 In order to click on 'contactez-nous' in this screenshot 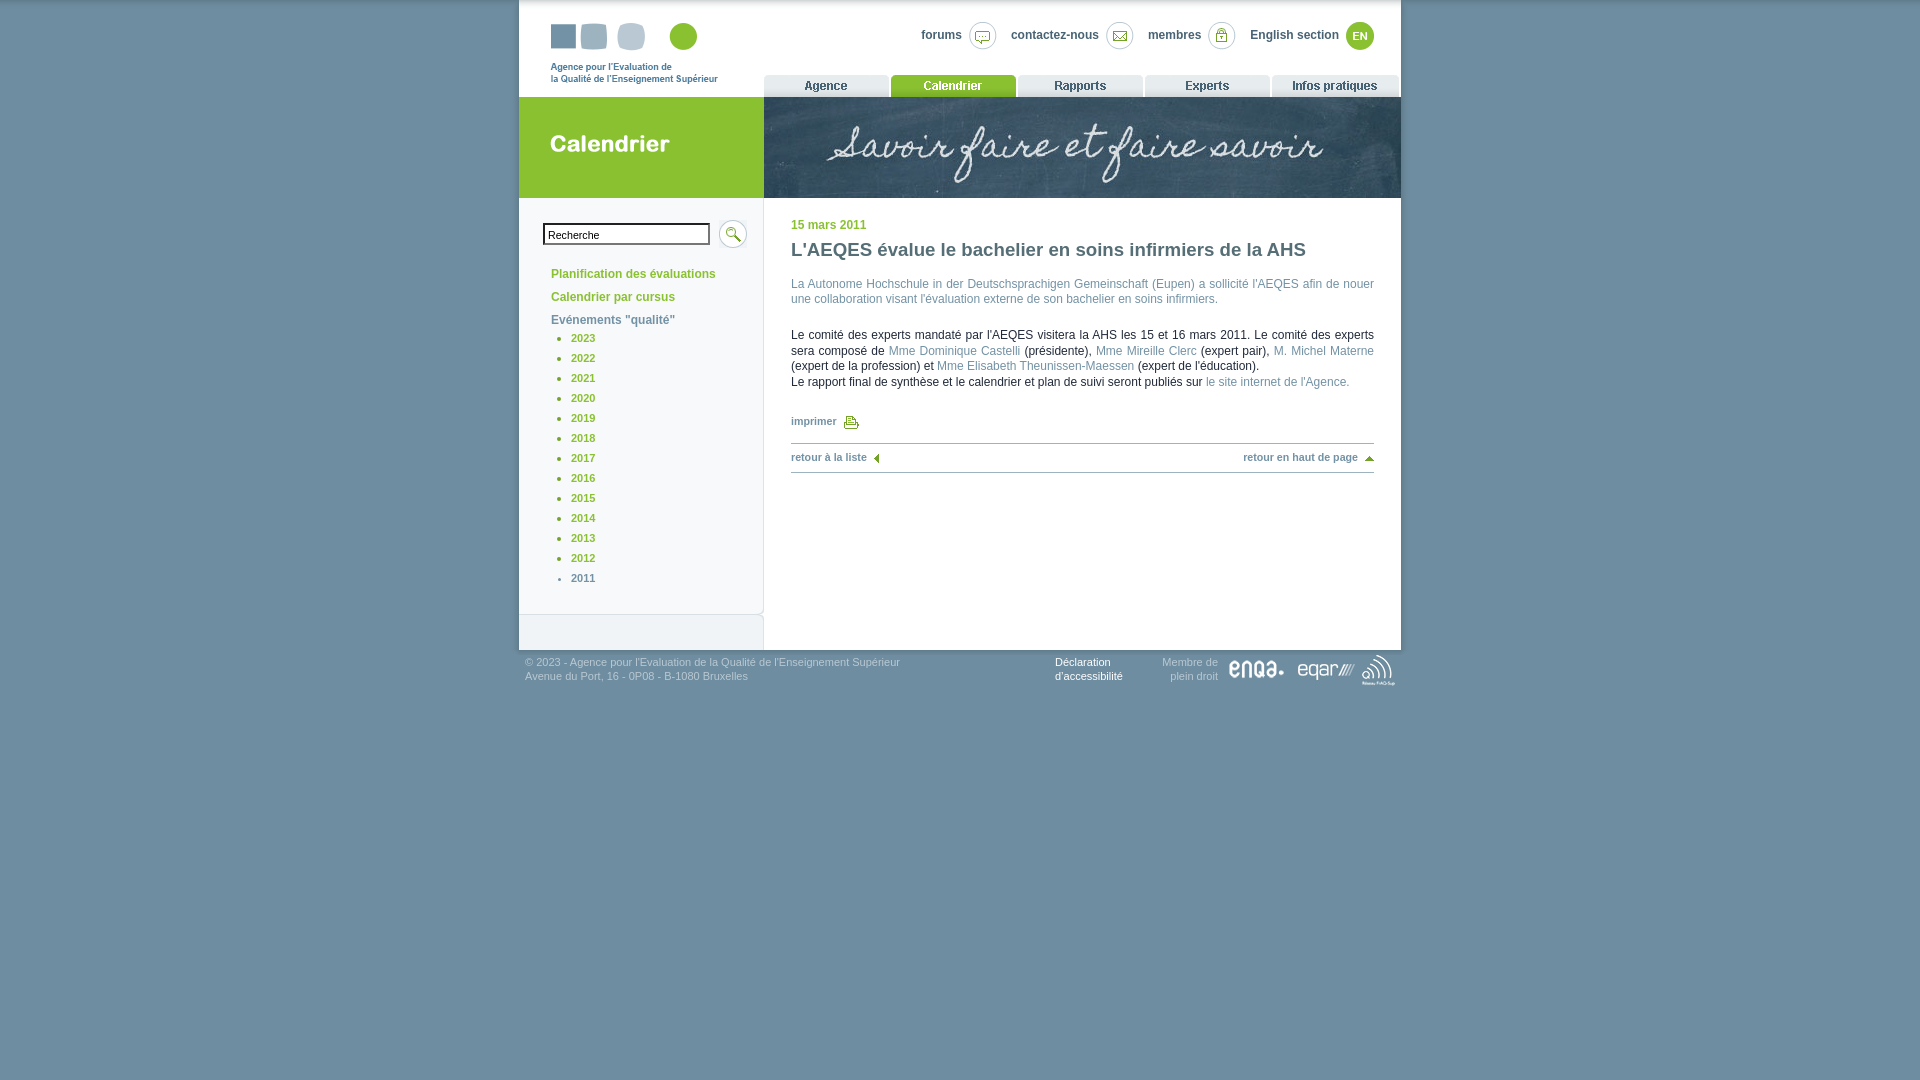, I will do `click(1054, 34)`.